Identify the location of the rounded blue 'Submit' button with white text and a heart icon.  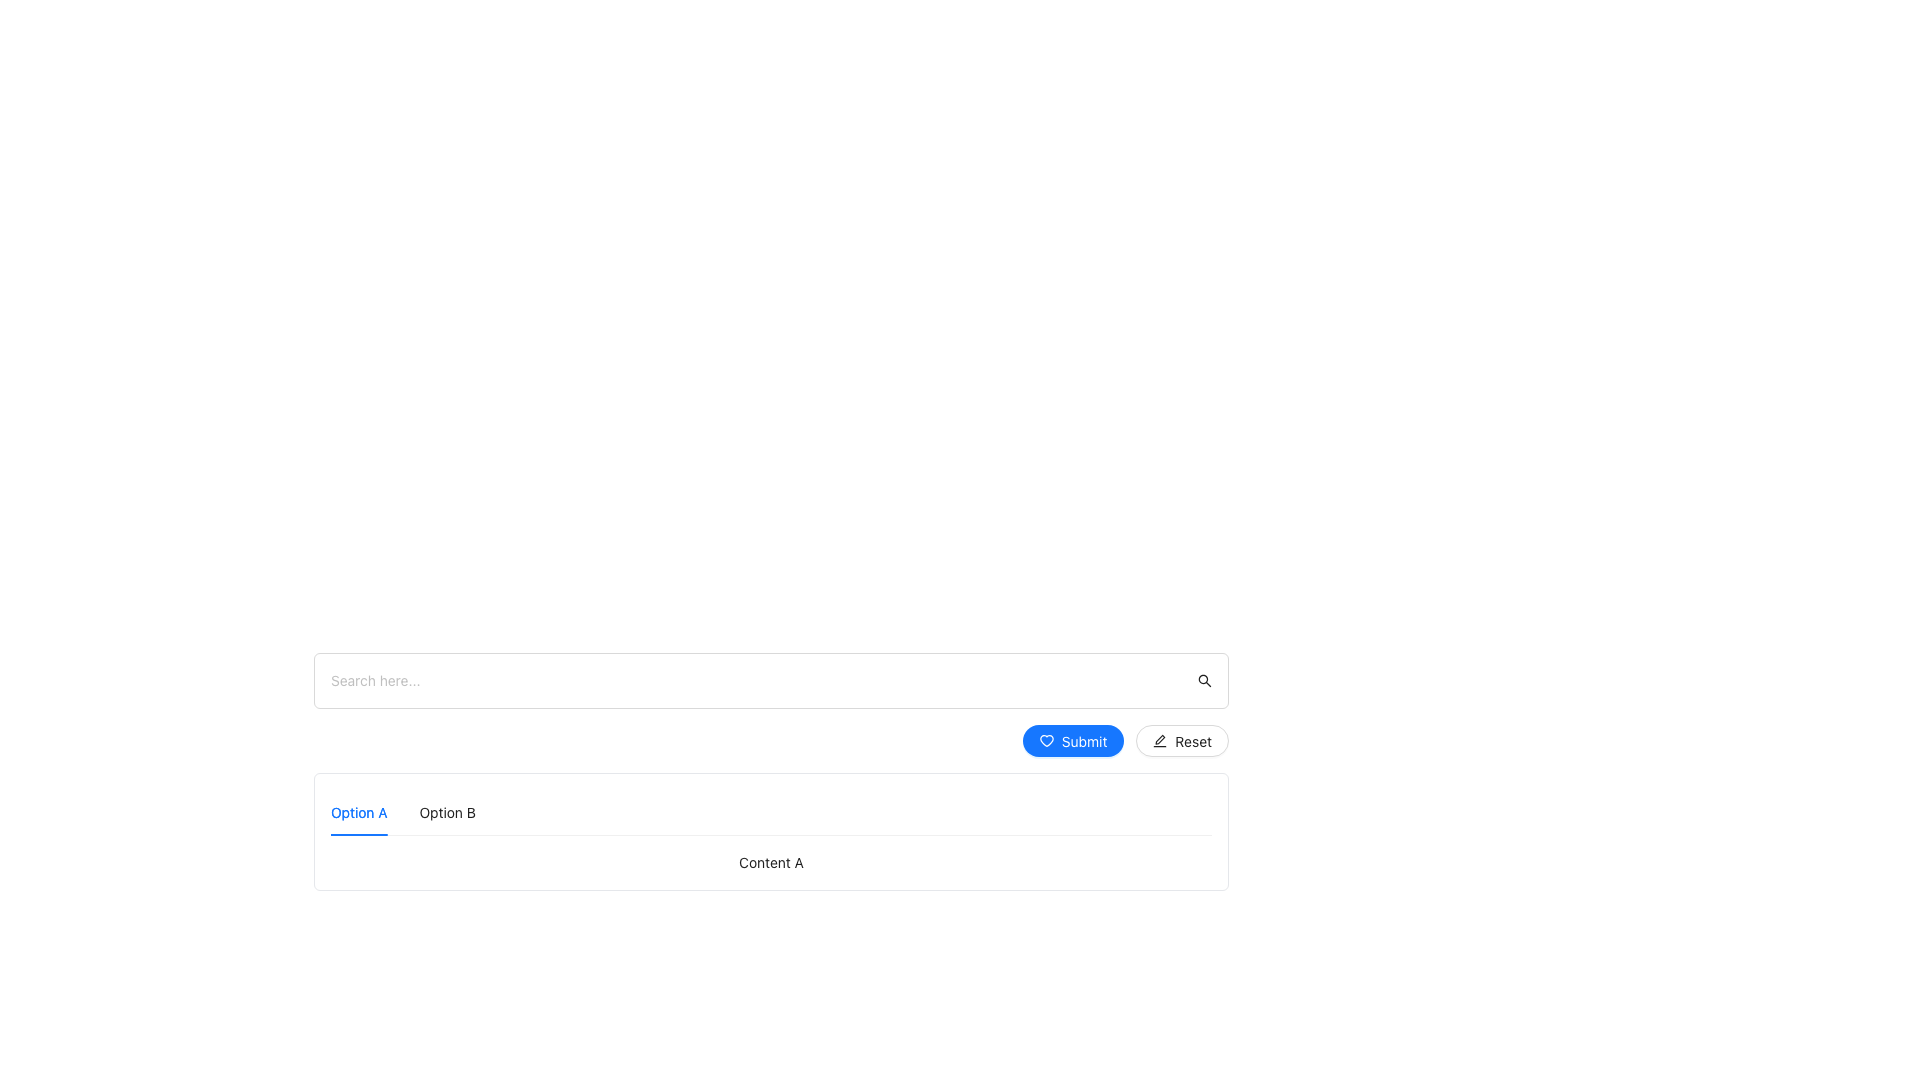
(1072, 740).